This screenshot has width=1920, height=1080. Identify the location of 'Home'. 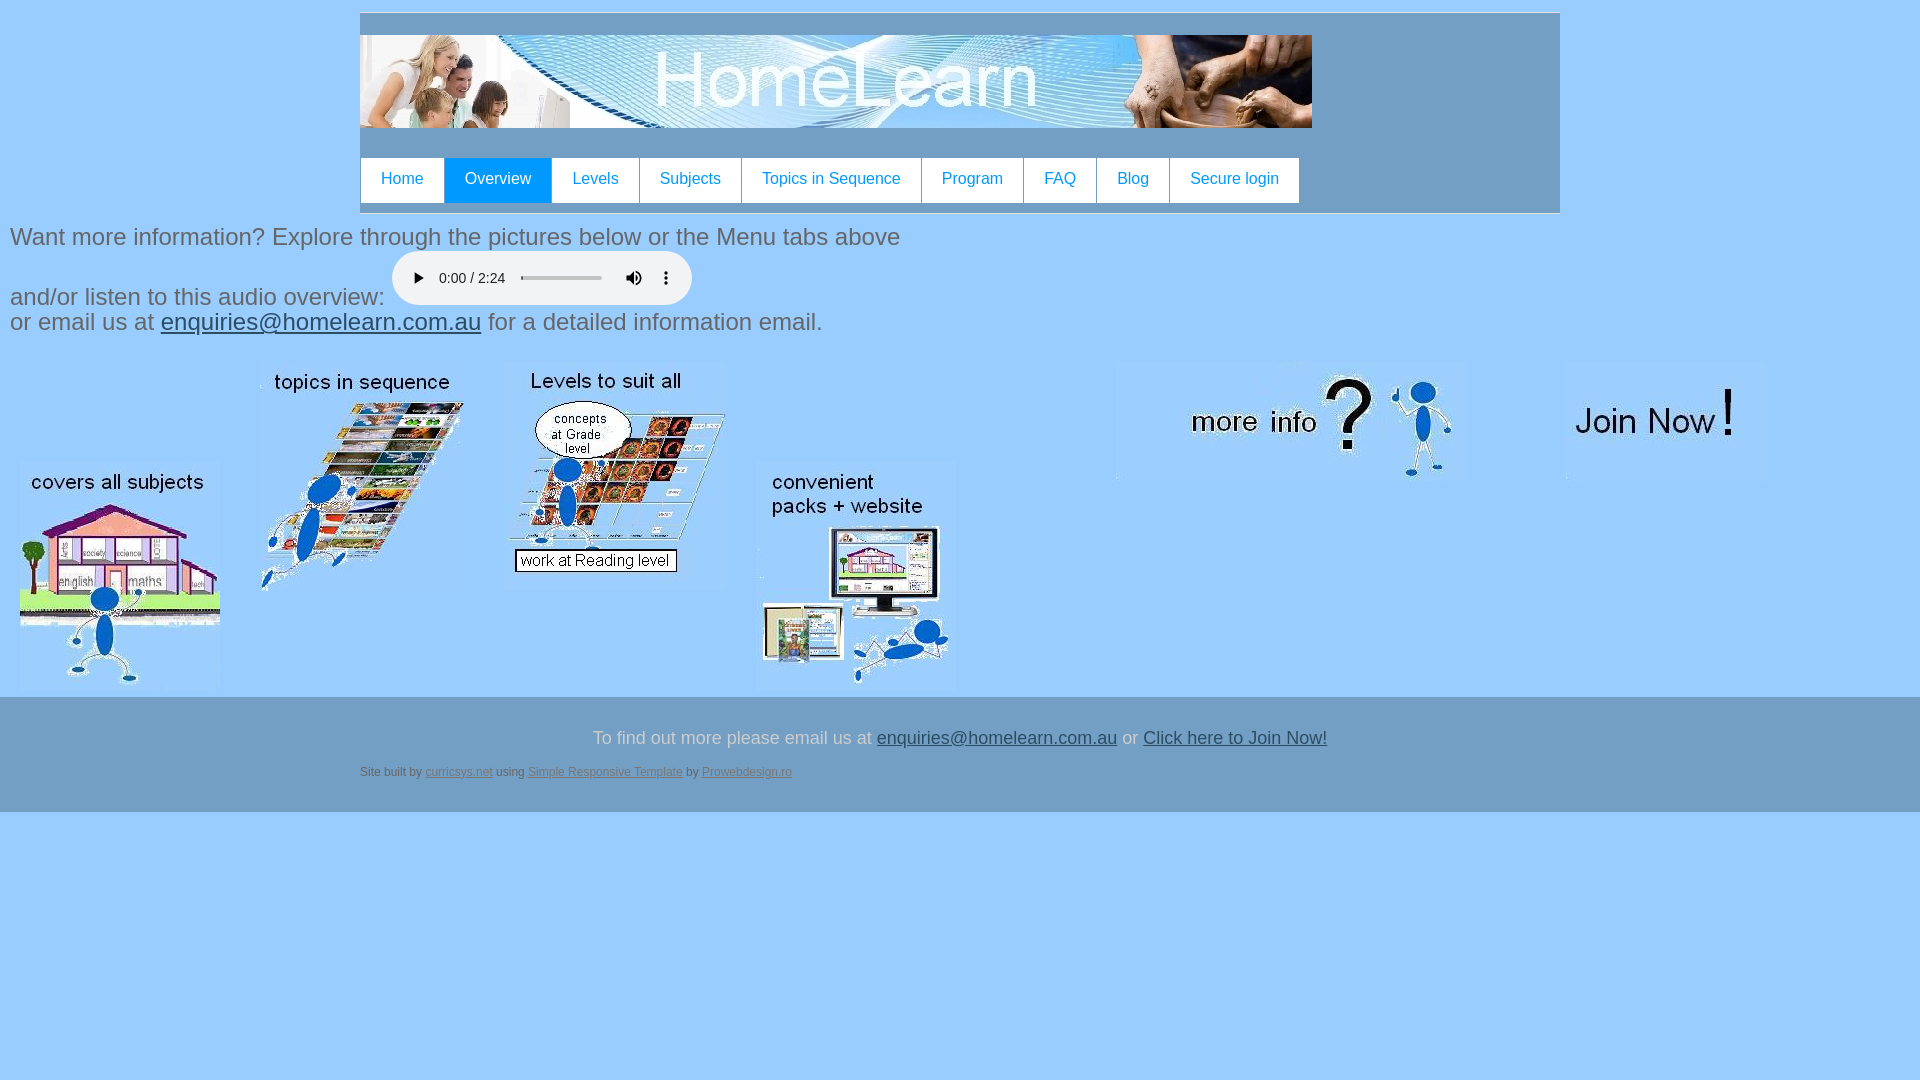
(401, 180).